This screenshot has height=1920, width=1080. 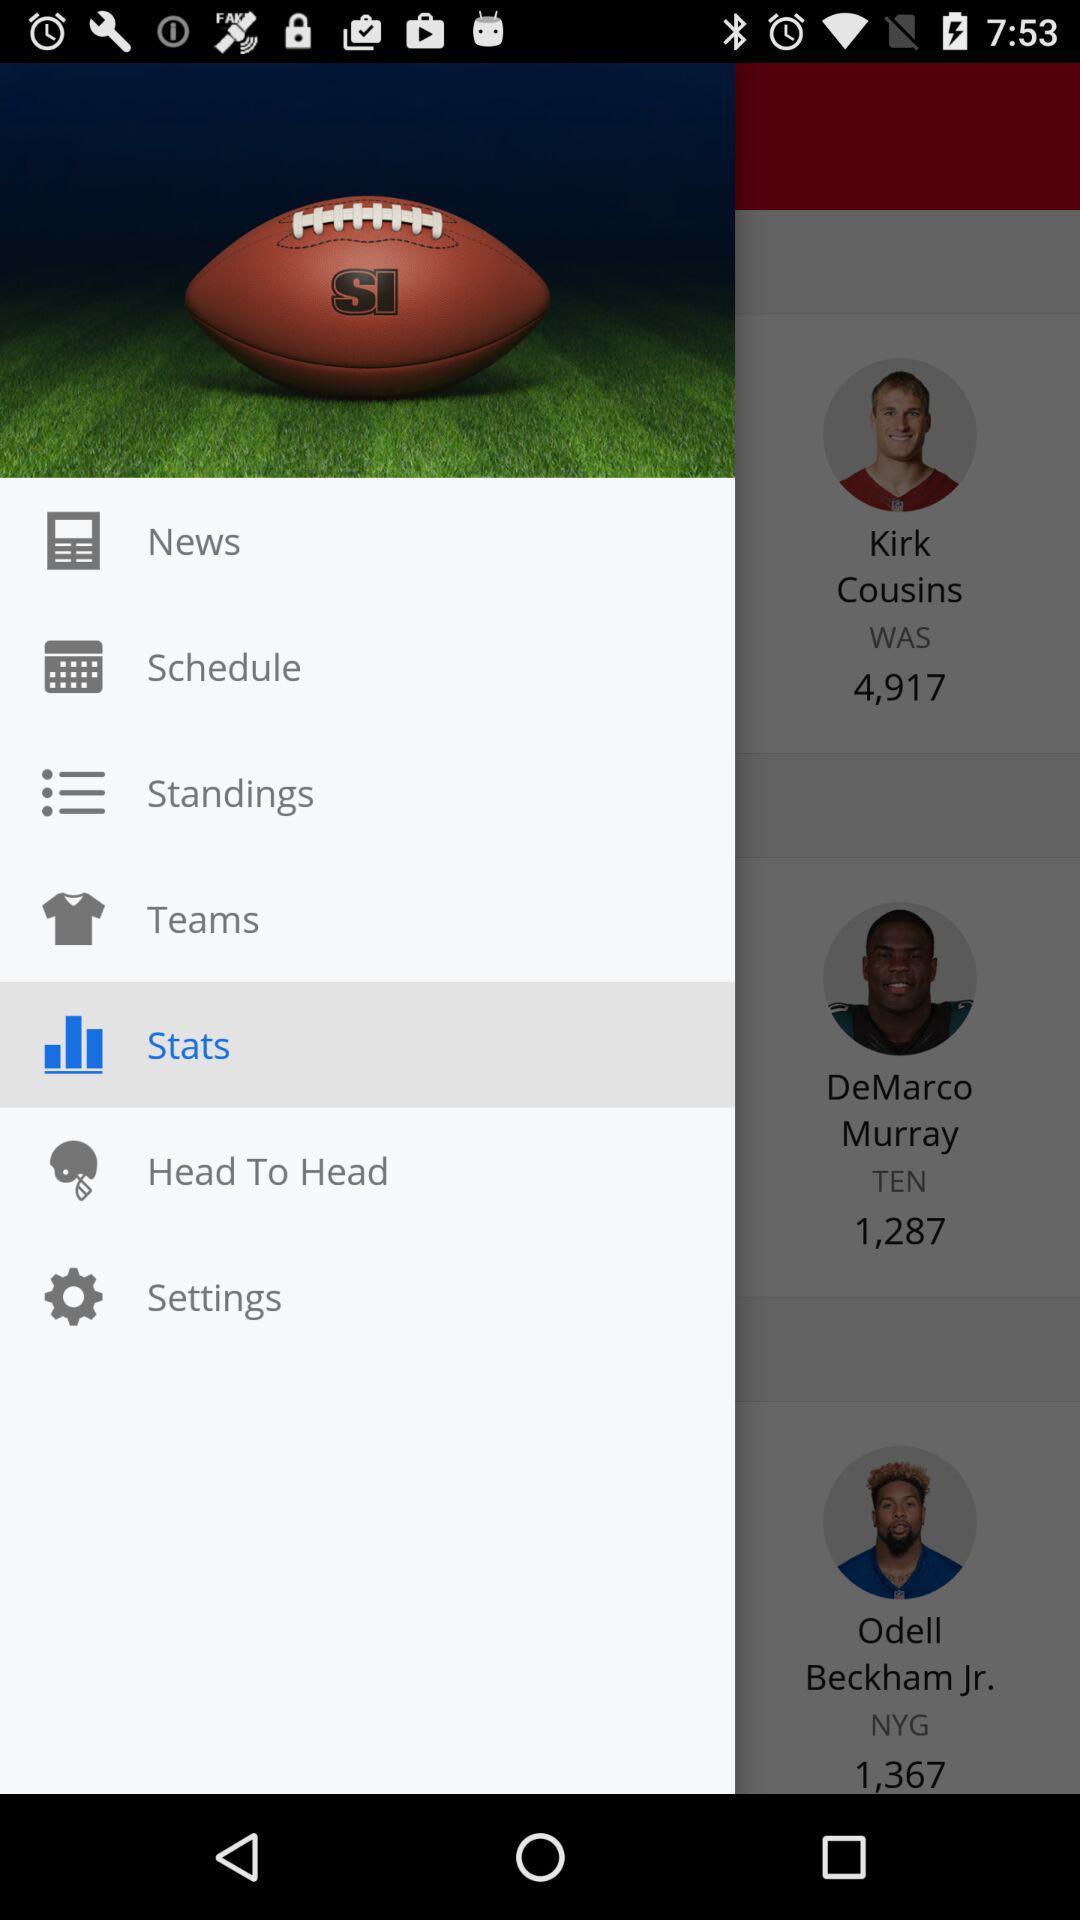 I want to click on the avatar icon, so click(x=898, y=1046).